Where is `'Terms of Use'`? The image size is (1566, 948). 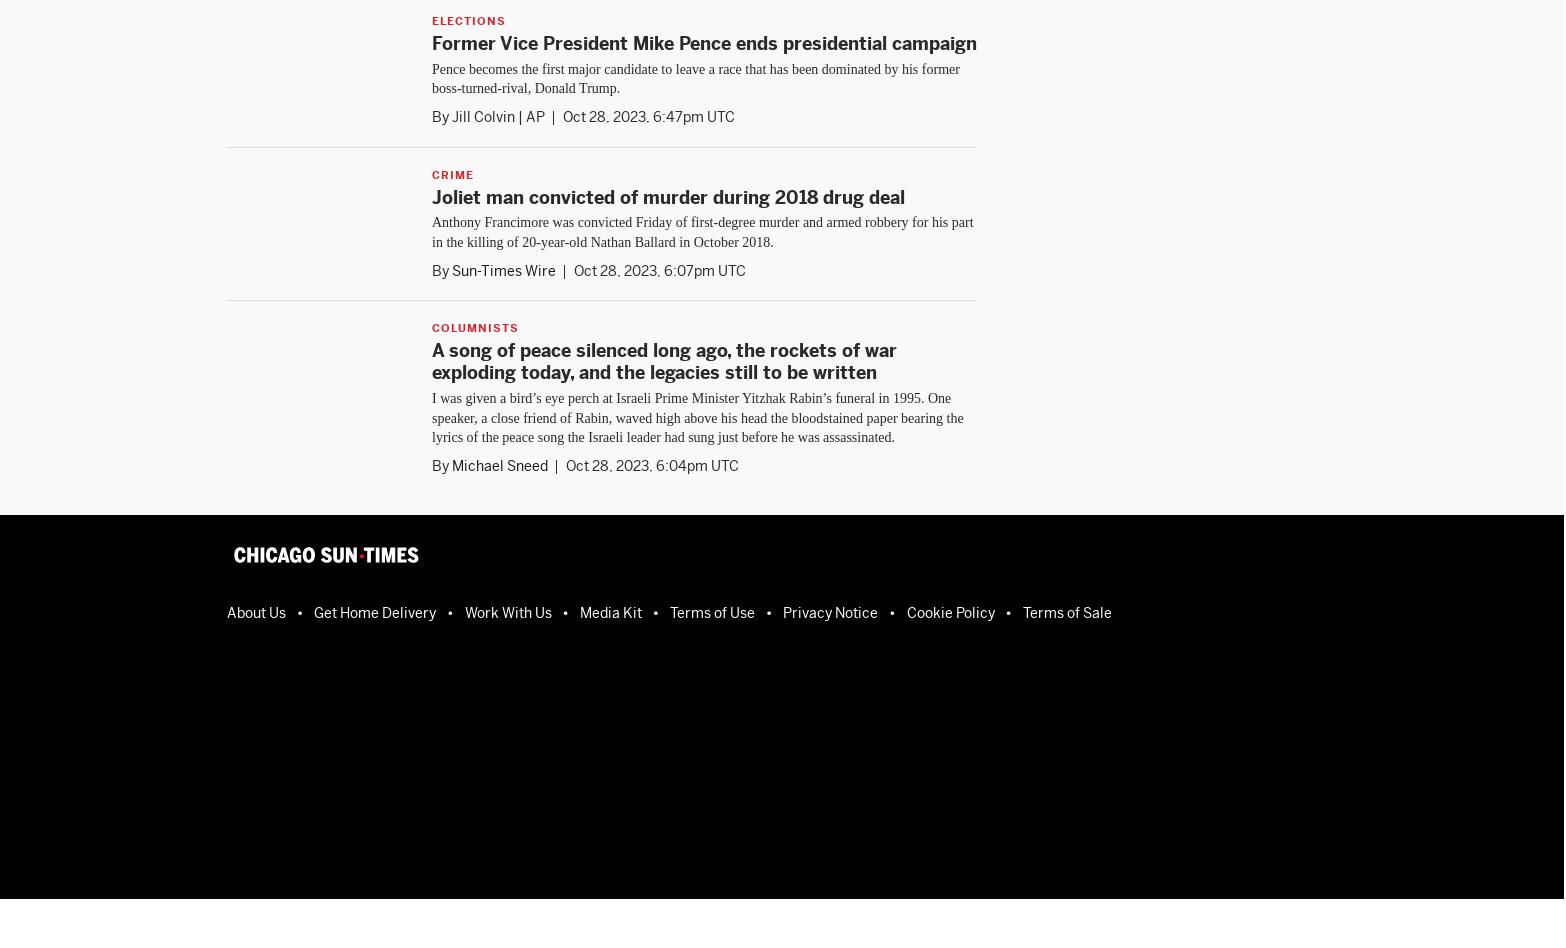
'Terms of Use' is located at coordinates (711, 611).